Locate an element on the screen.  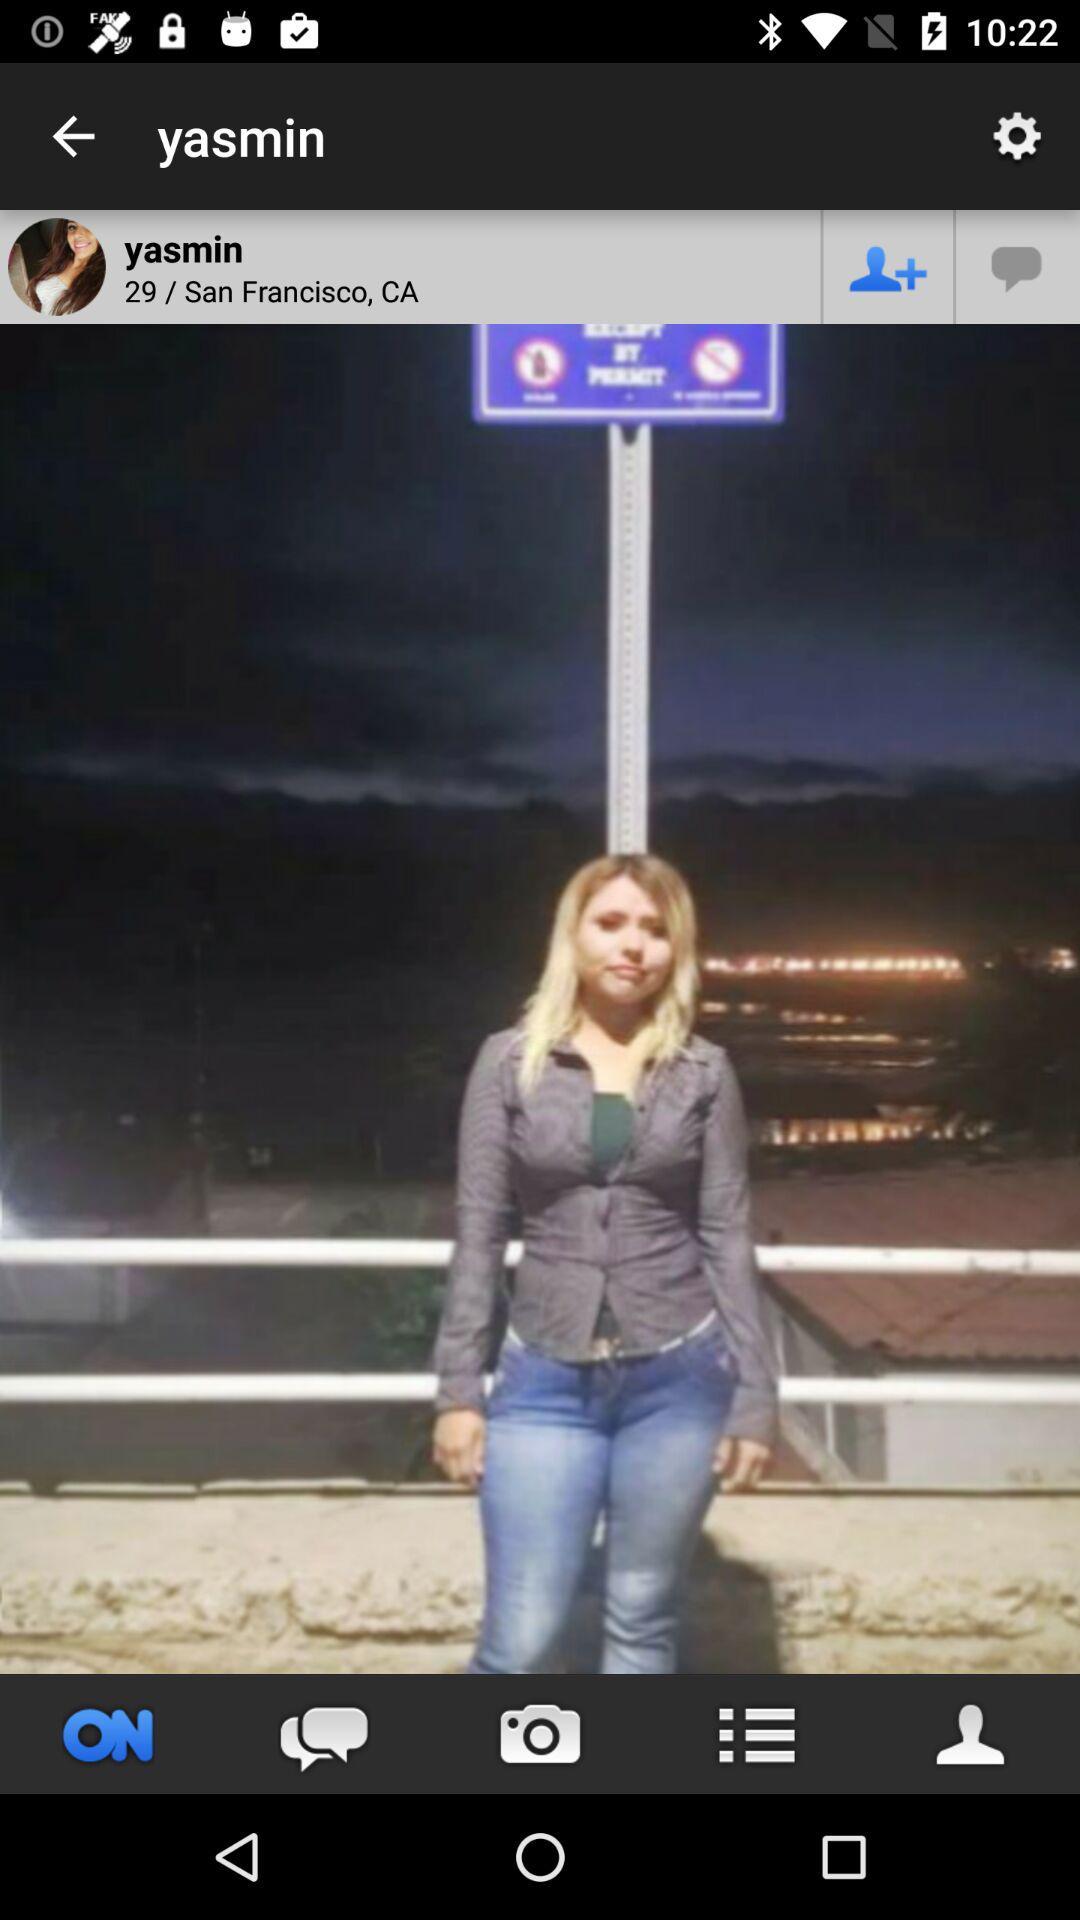
open profile is located at coordinates (971, 1733).